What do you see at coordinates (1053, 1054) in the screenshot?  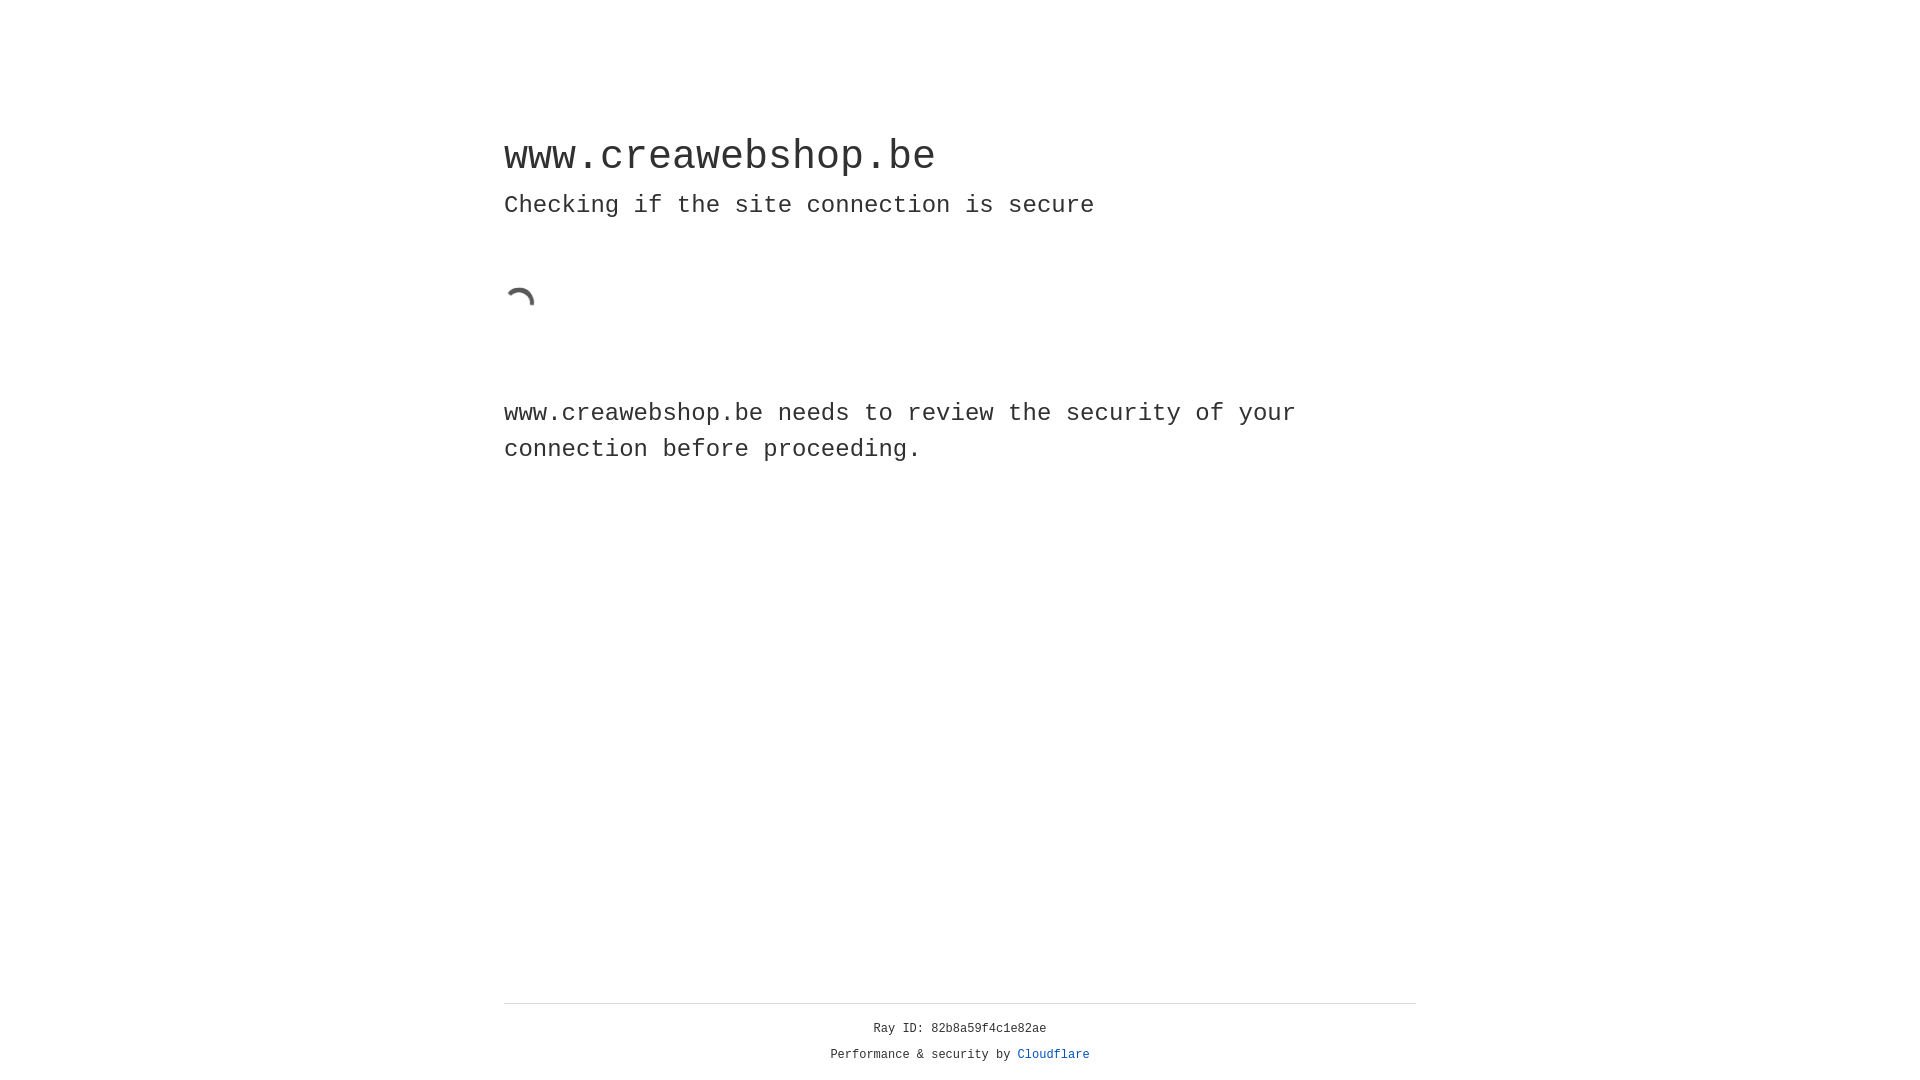 I see `'Cloudflare'` at bounding box center [1053, 1054].